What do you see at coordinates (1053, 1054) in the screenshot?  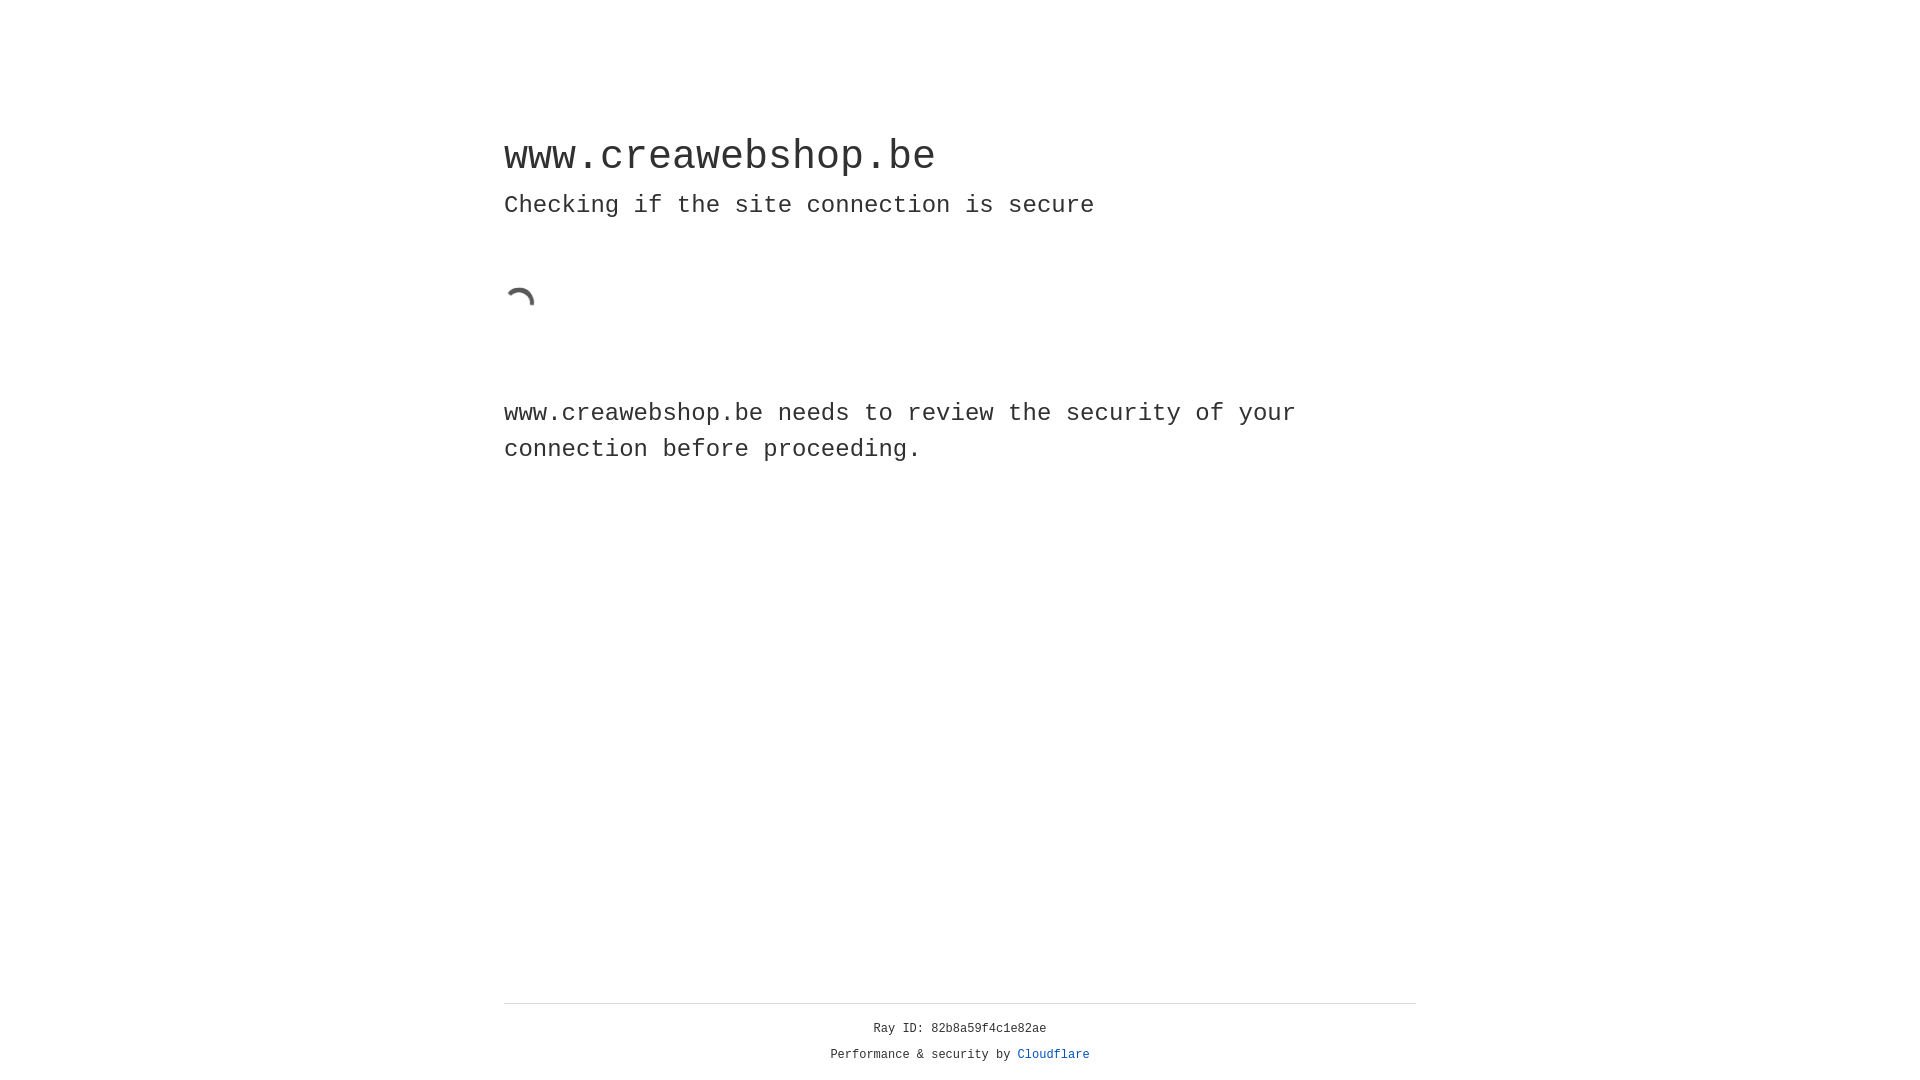 I see `'Cloudflare'` at bounding box center [1053, 1054].